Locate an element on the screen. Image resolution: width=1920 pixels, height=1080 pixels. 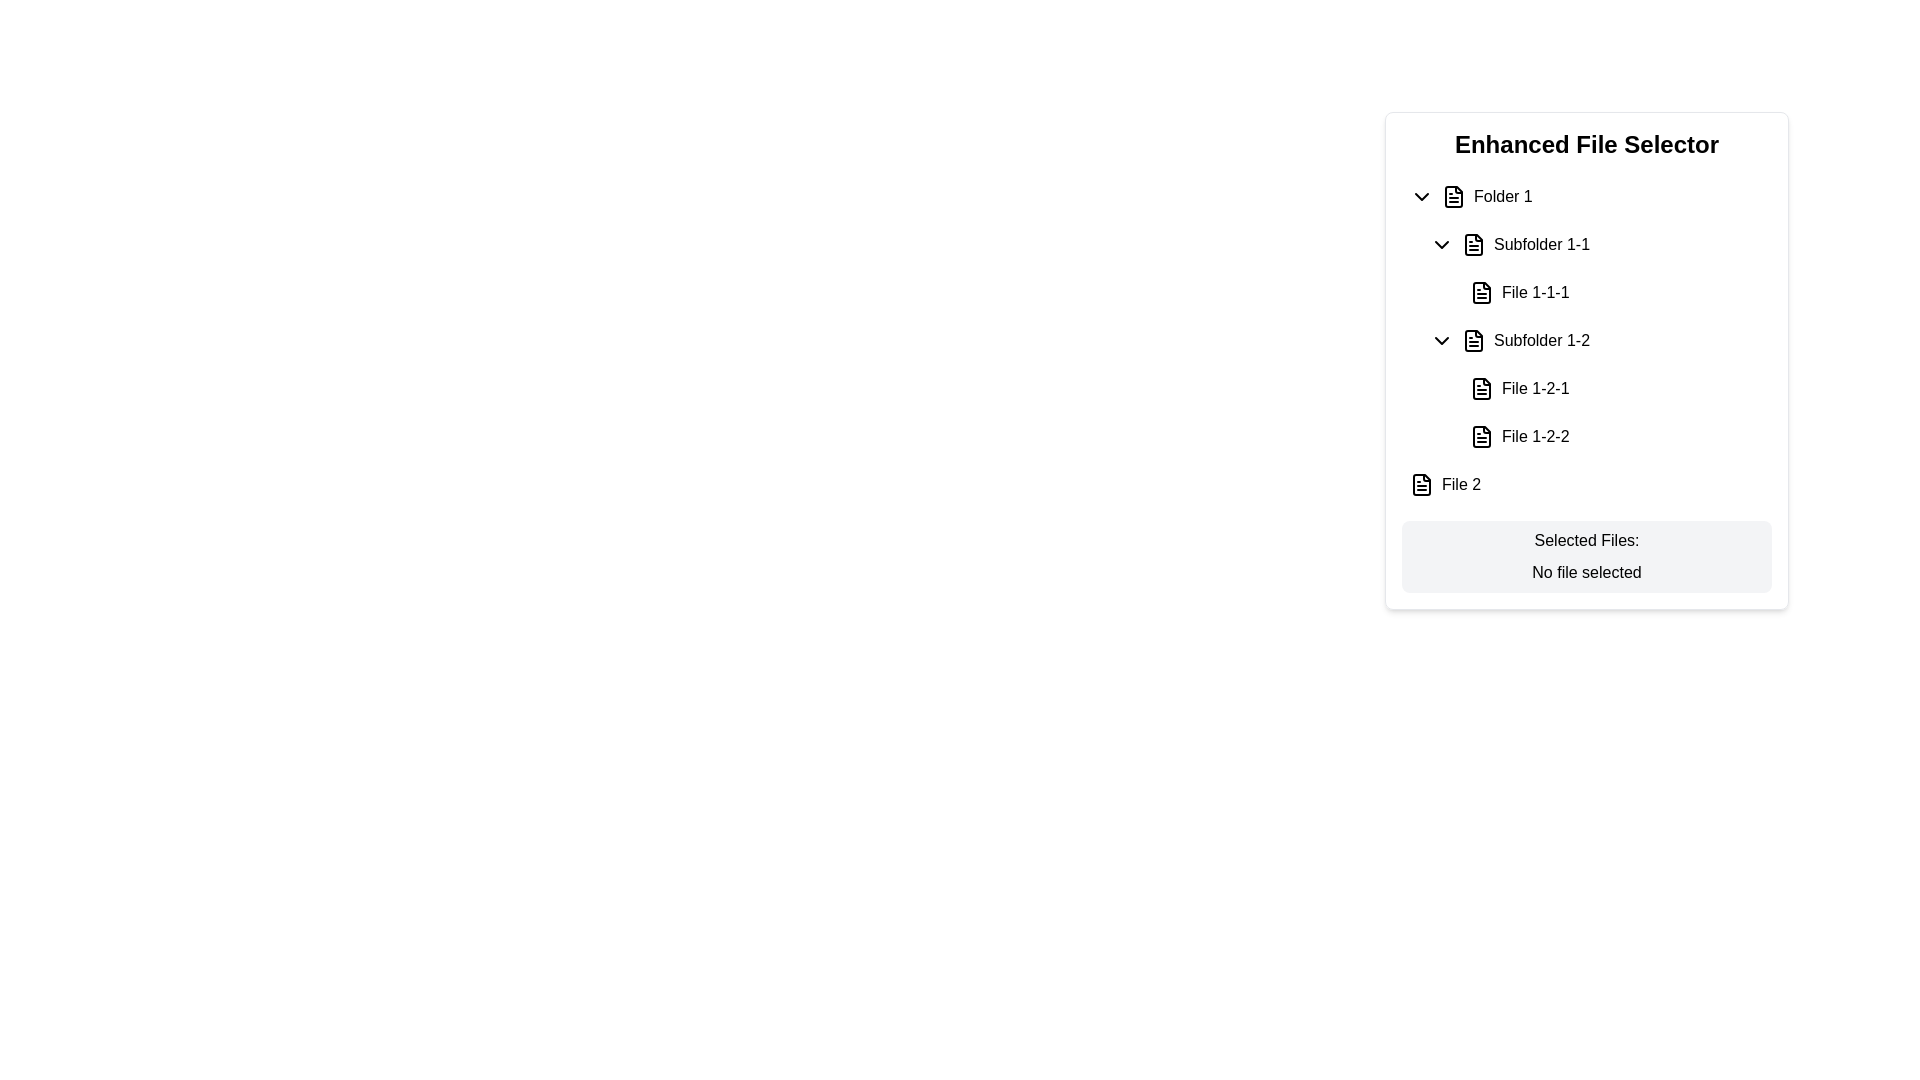
on the Folder entry labeled 'Folder 1' in the file selector interface is located at coordinates (1586, 196).